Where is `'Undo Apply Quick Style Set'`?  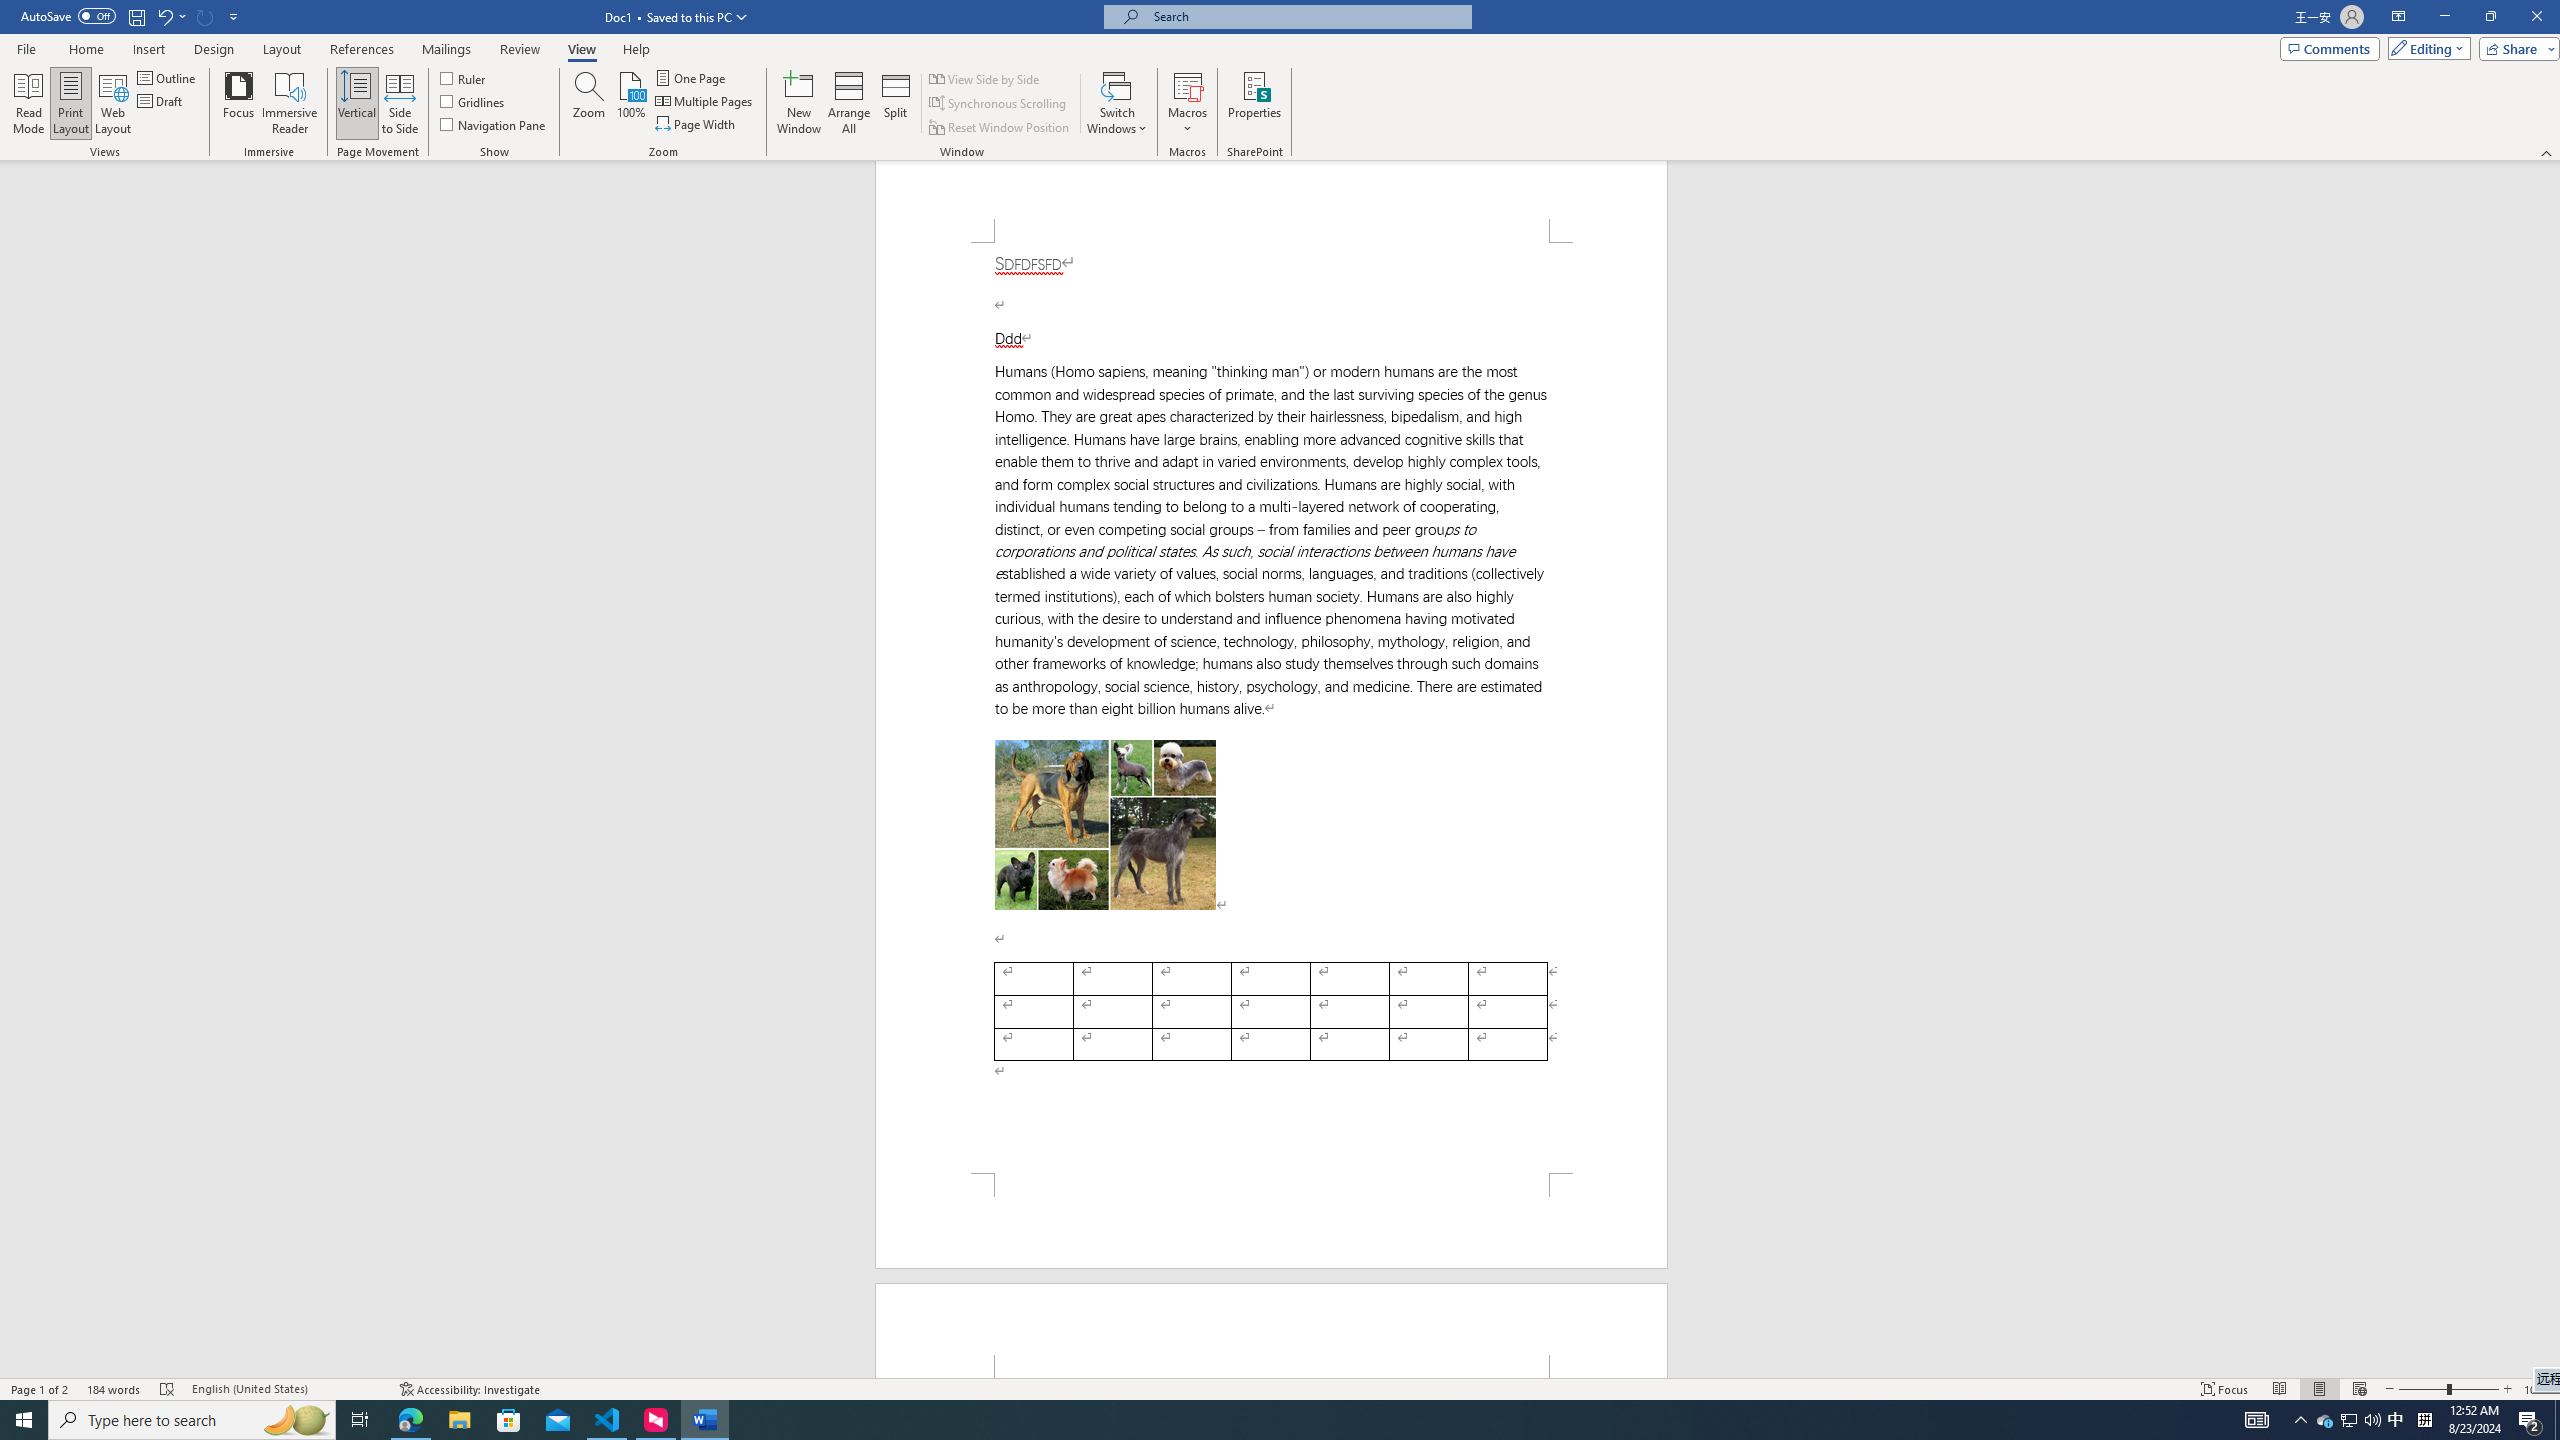
'Undo Apply Quick Style Set' is located at coordinates (163, 15).